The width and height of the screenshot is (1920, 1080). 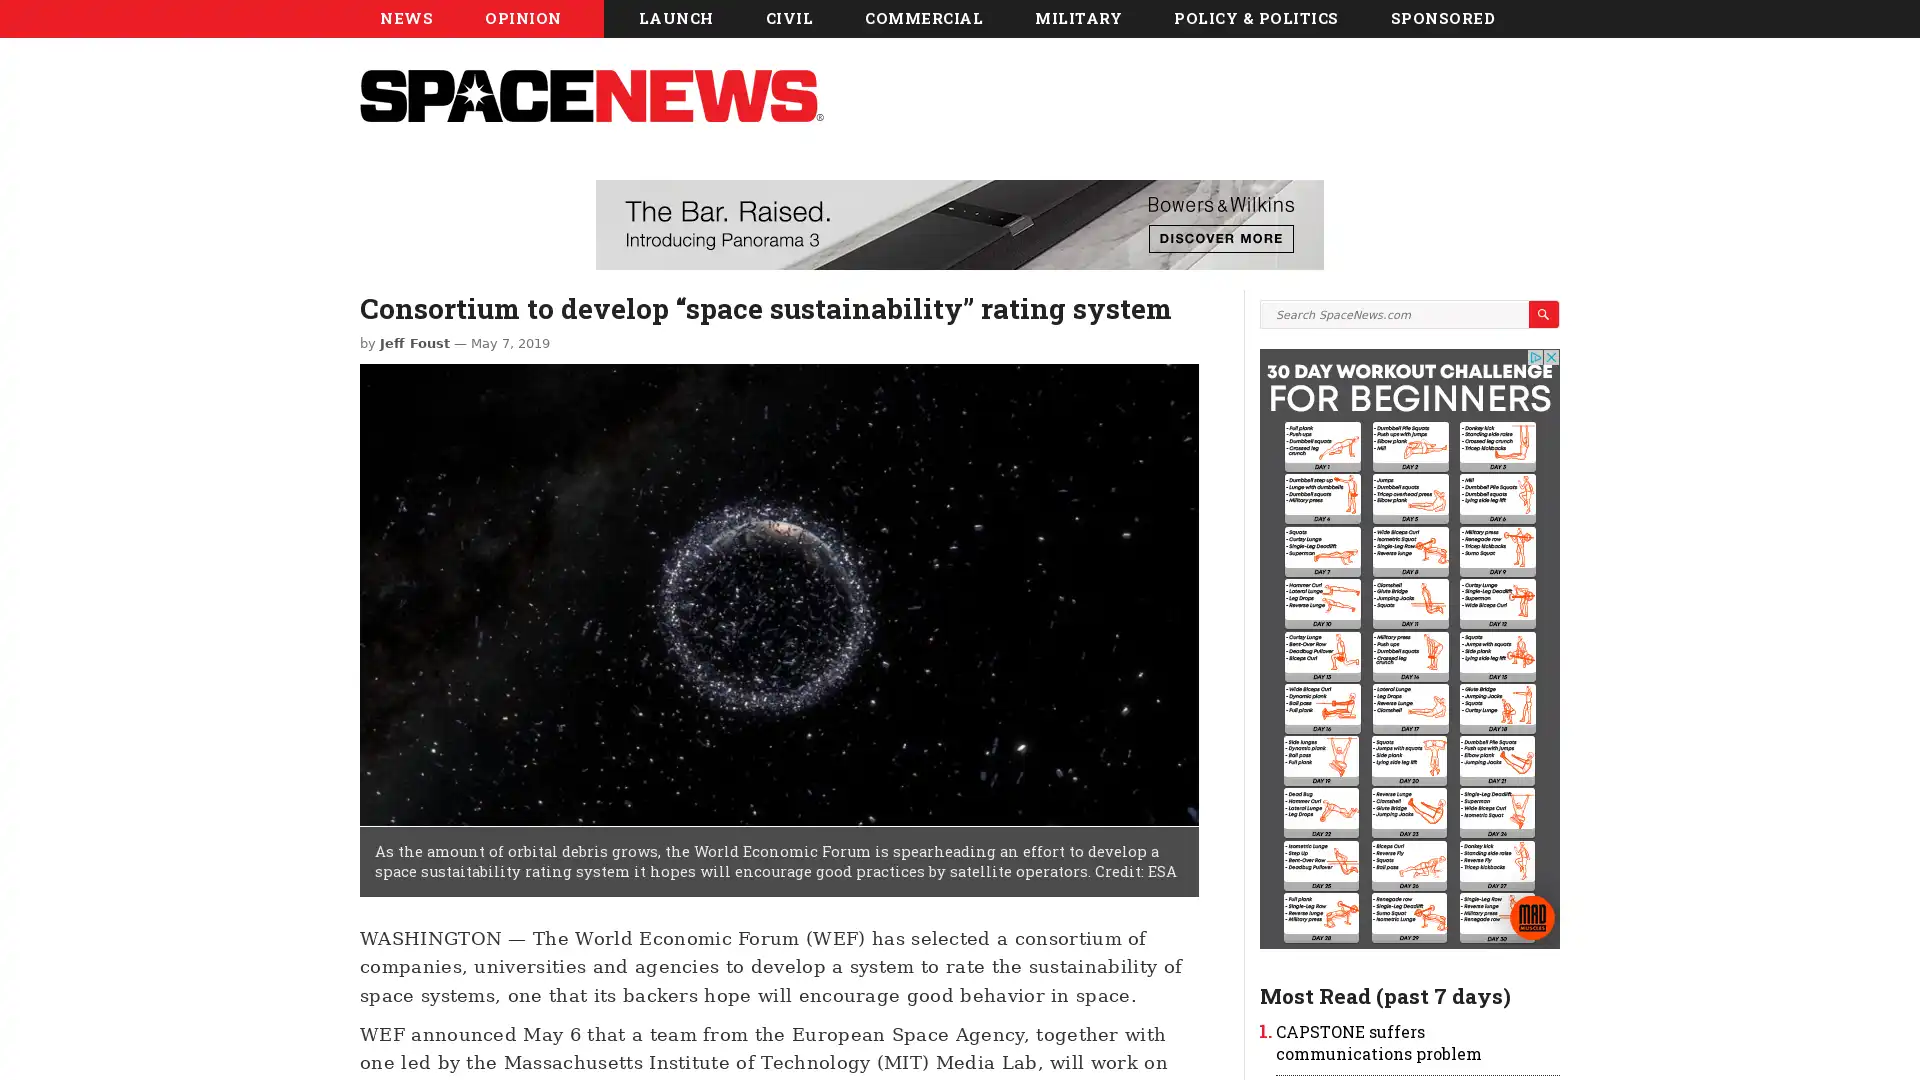 What do you see at coordinates (1543, 204) in the screenshot?
I see `Search` at bounding box center [1543, 204].